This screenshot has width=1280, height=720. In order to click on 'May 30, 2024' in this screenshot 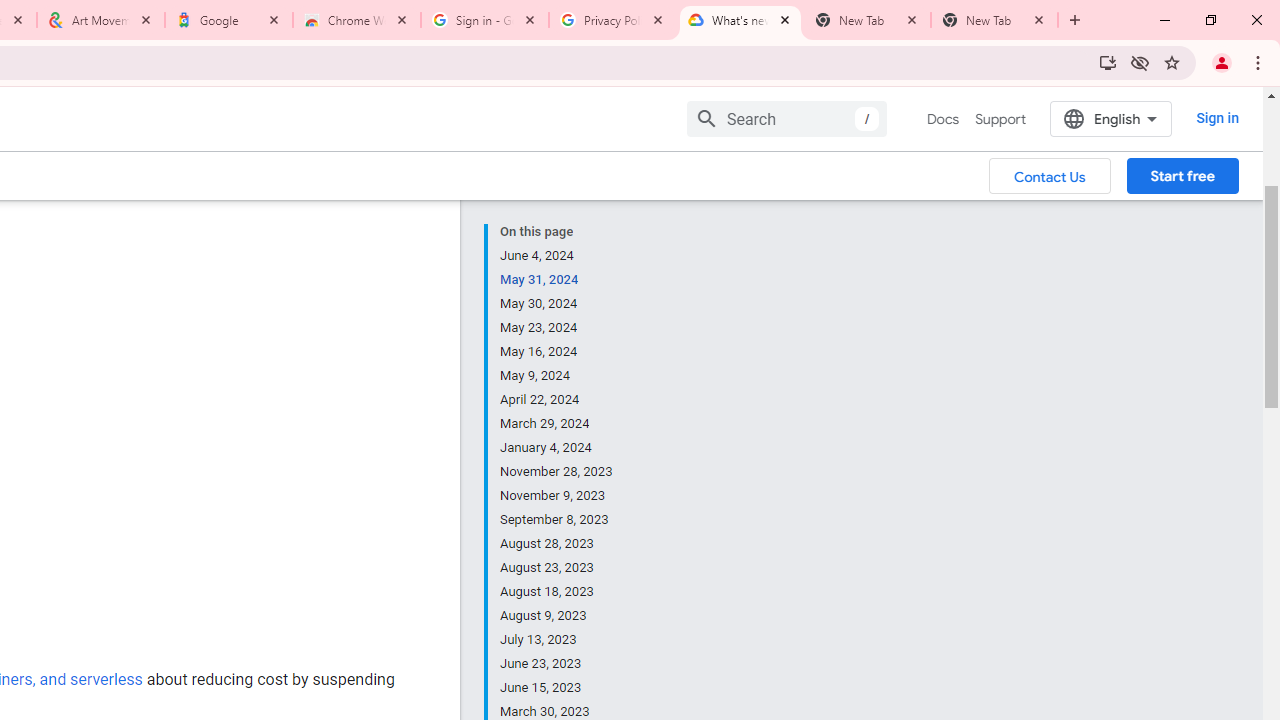, I will do `click(557, 304)`.